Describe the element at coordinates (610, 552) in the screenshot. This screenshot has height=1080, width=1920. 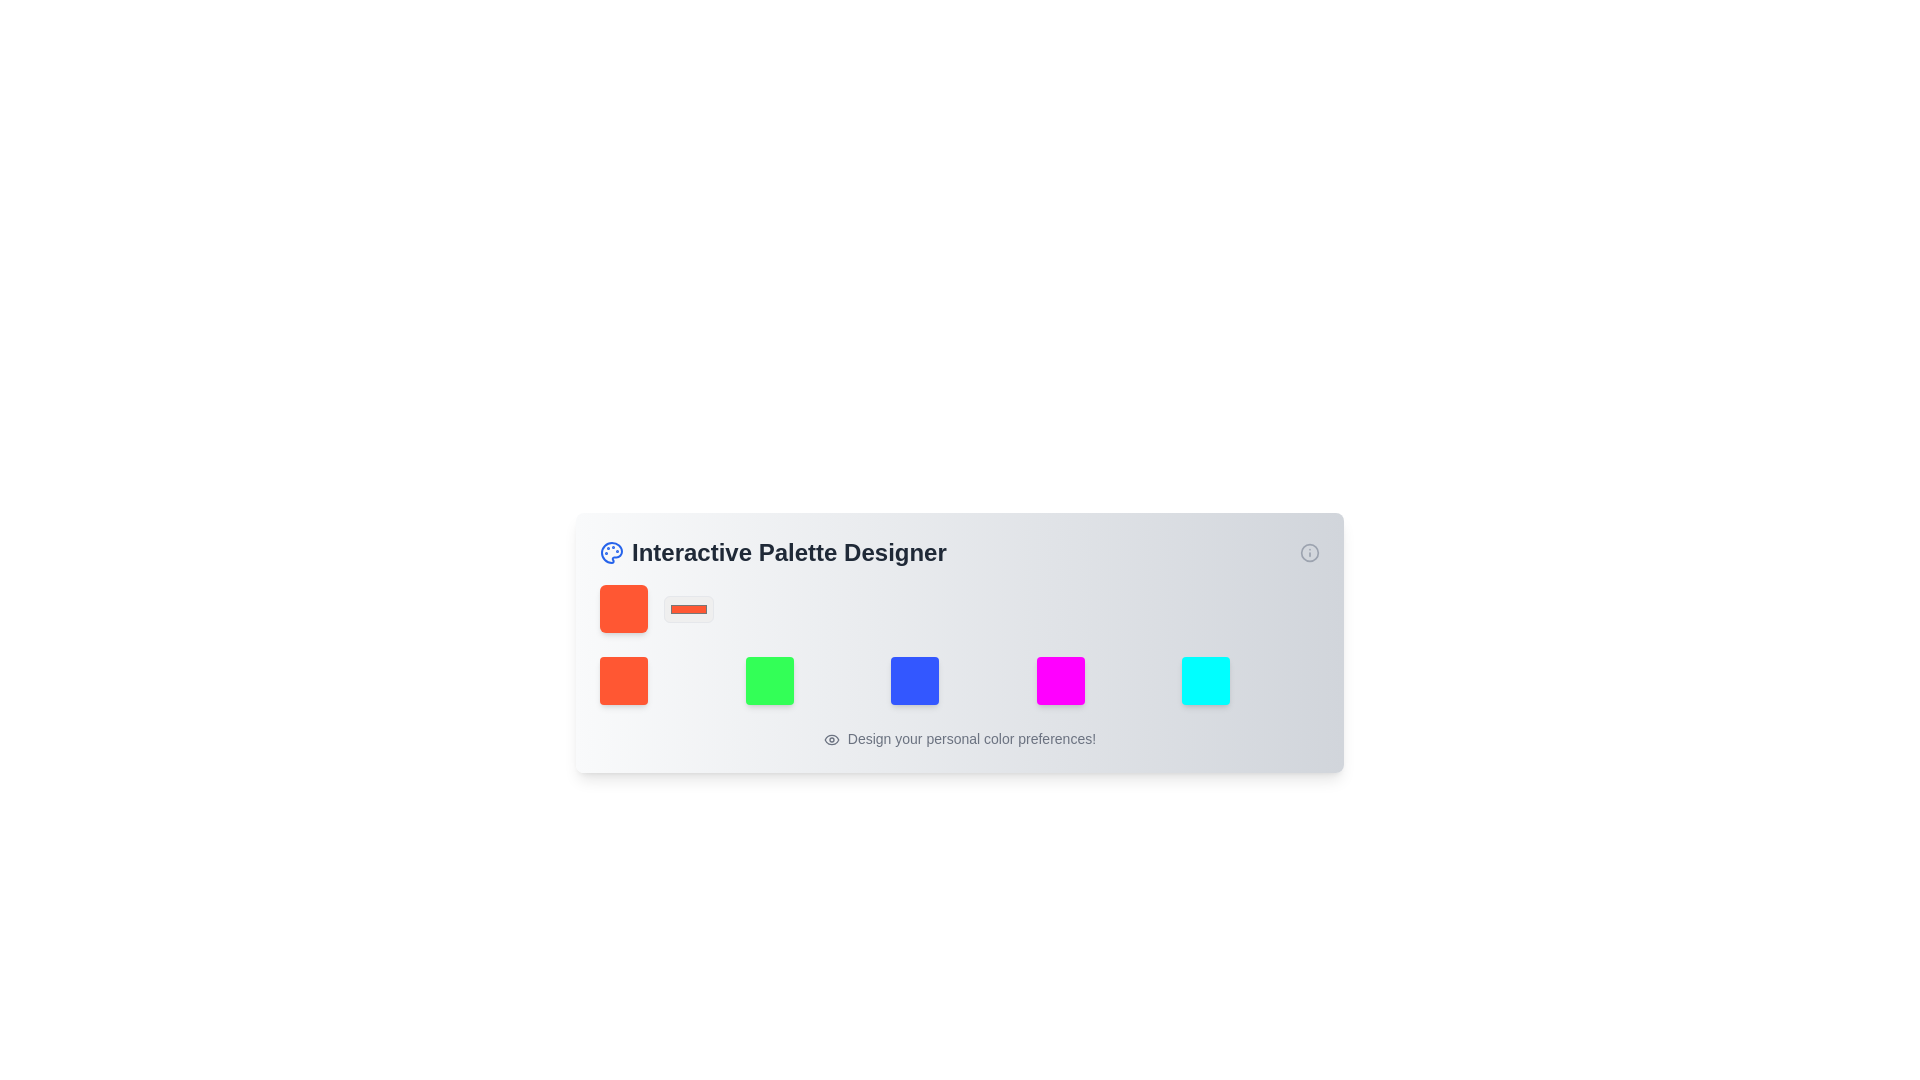
I see `the circular painter's palette icon with a blue outline located at the left of the 'Interactive Palette Designer' heading` at that location.